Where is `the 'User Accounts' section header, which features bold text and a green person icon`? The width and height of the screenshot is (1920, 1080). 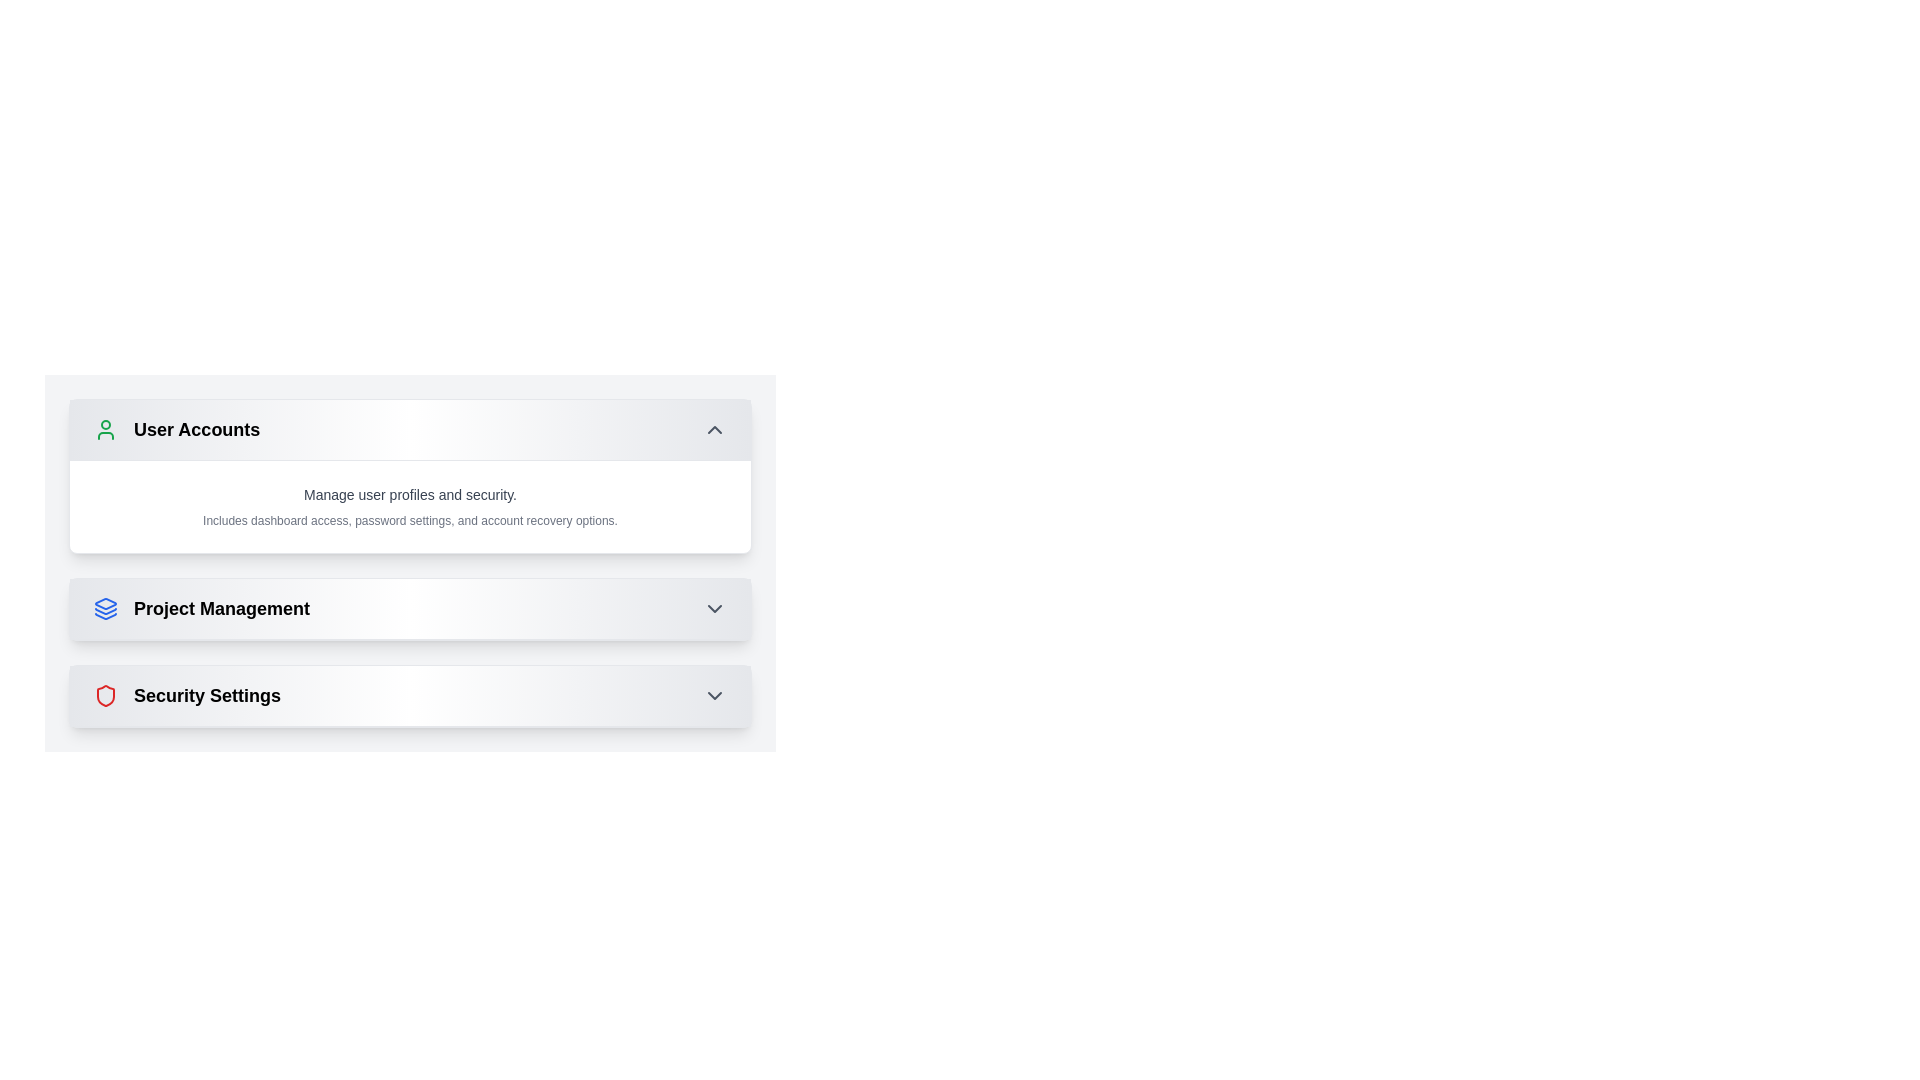 the 'User Accounts' section header, which features bold text and a green person icon is located at coordinates (177, 428).